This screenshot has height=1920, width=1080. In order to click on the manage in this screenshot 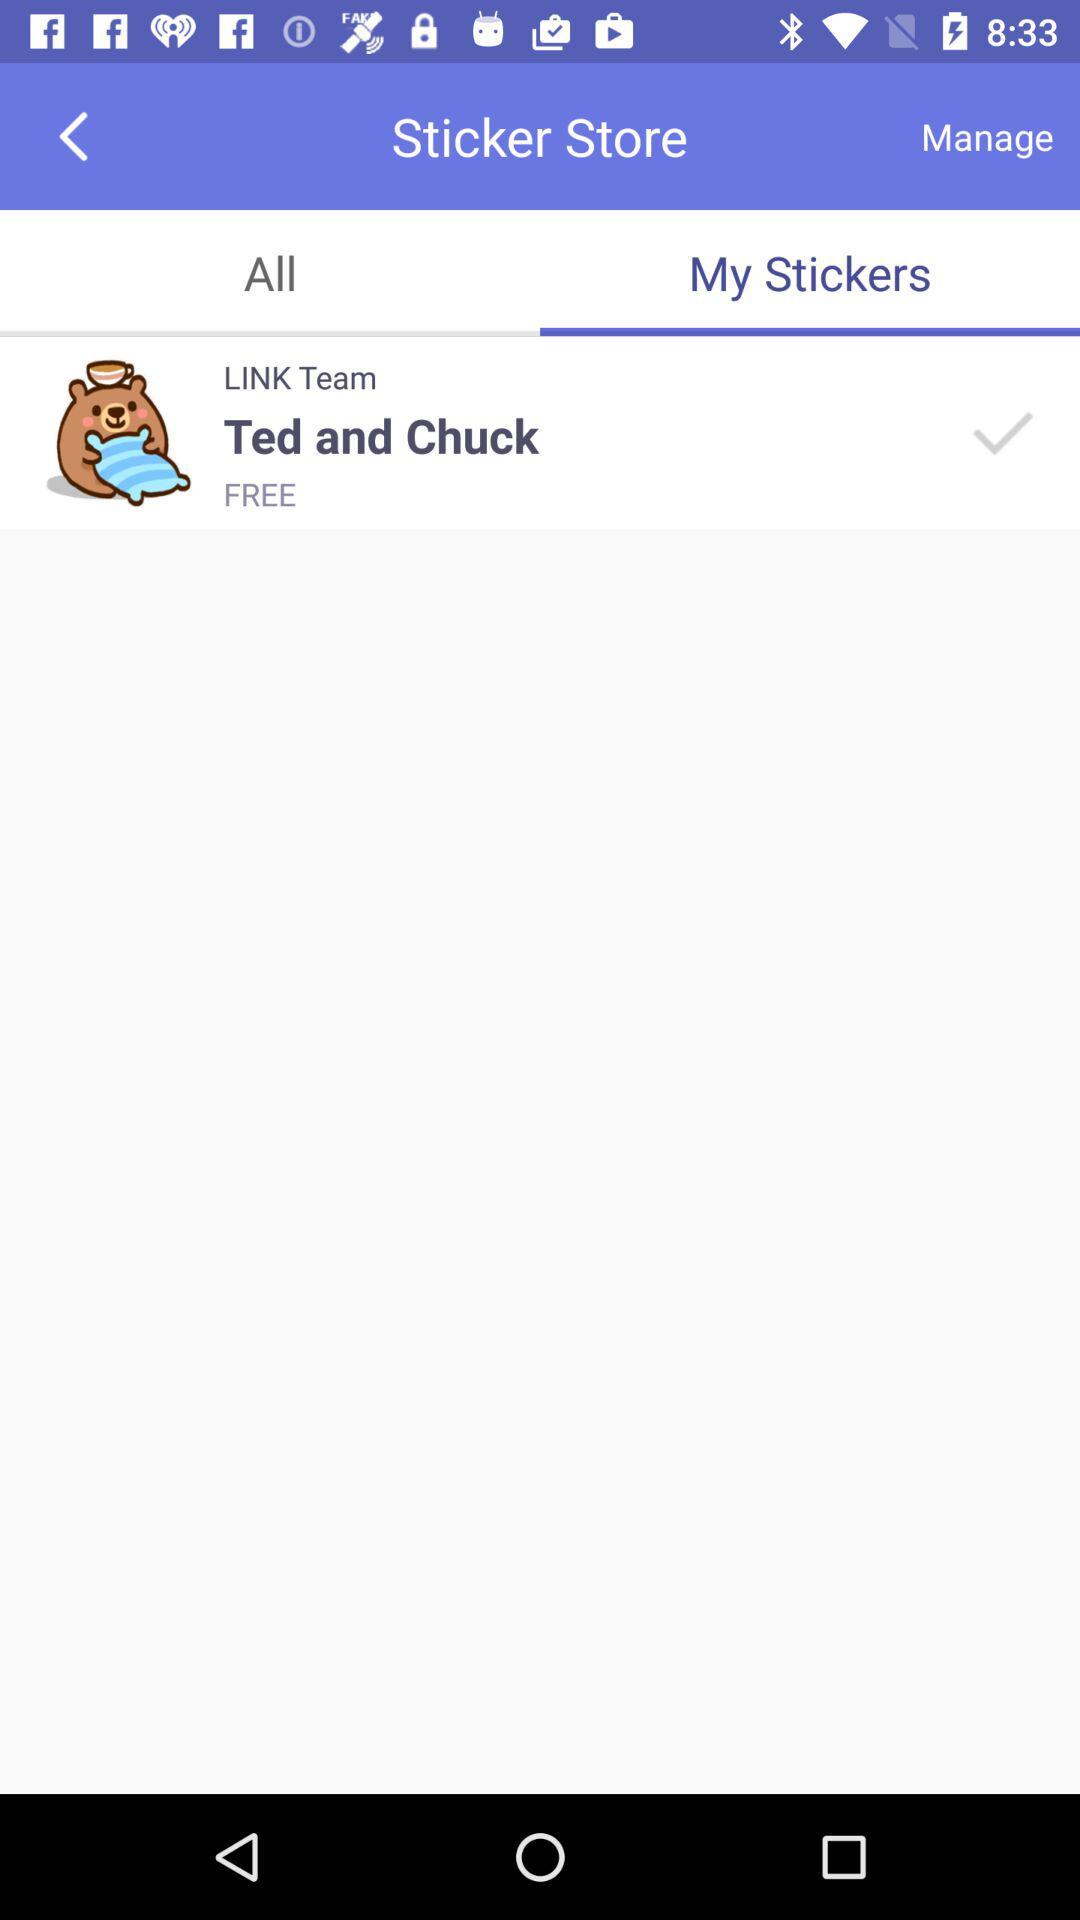, I will do `click(986, 135)`.